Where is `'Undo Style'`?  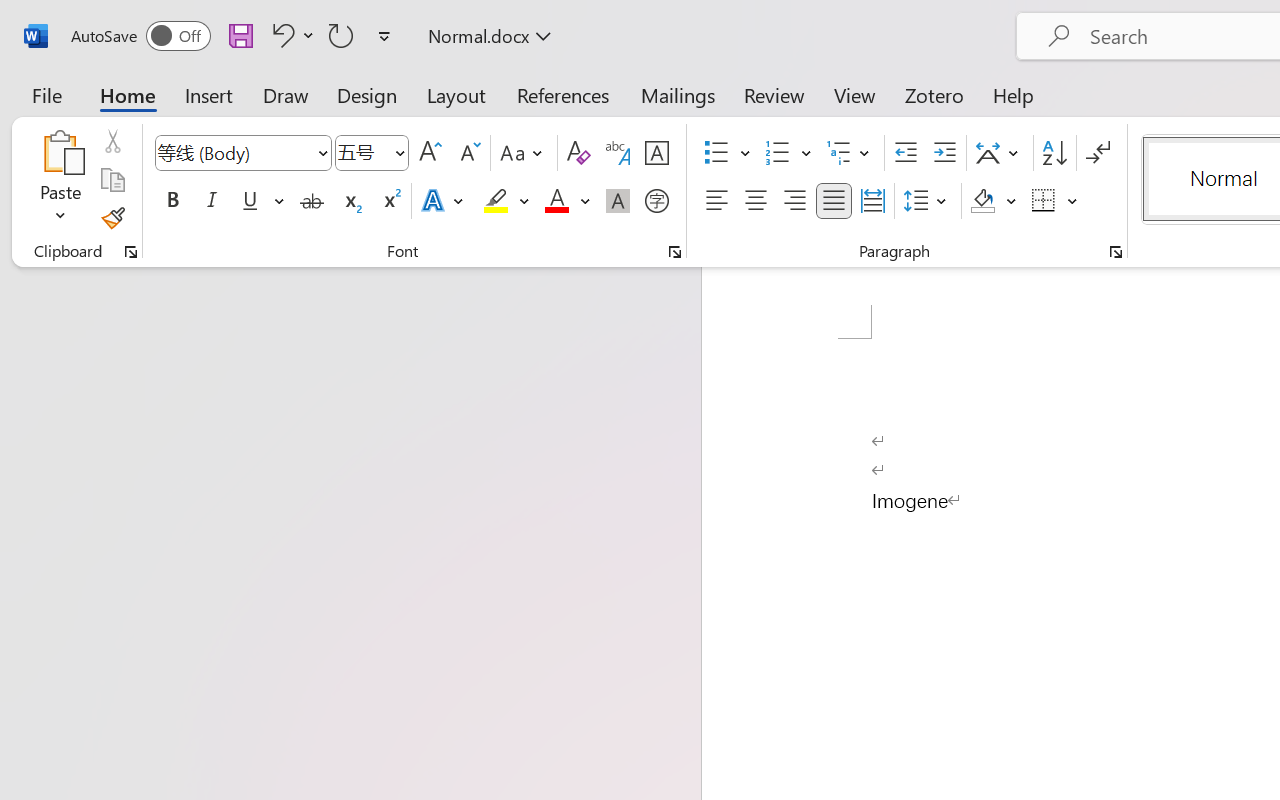 'Undo Style' is located at coordinates (279, 34).